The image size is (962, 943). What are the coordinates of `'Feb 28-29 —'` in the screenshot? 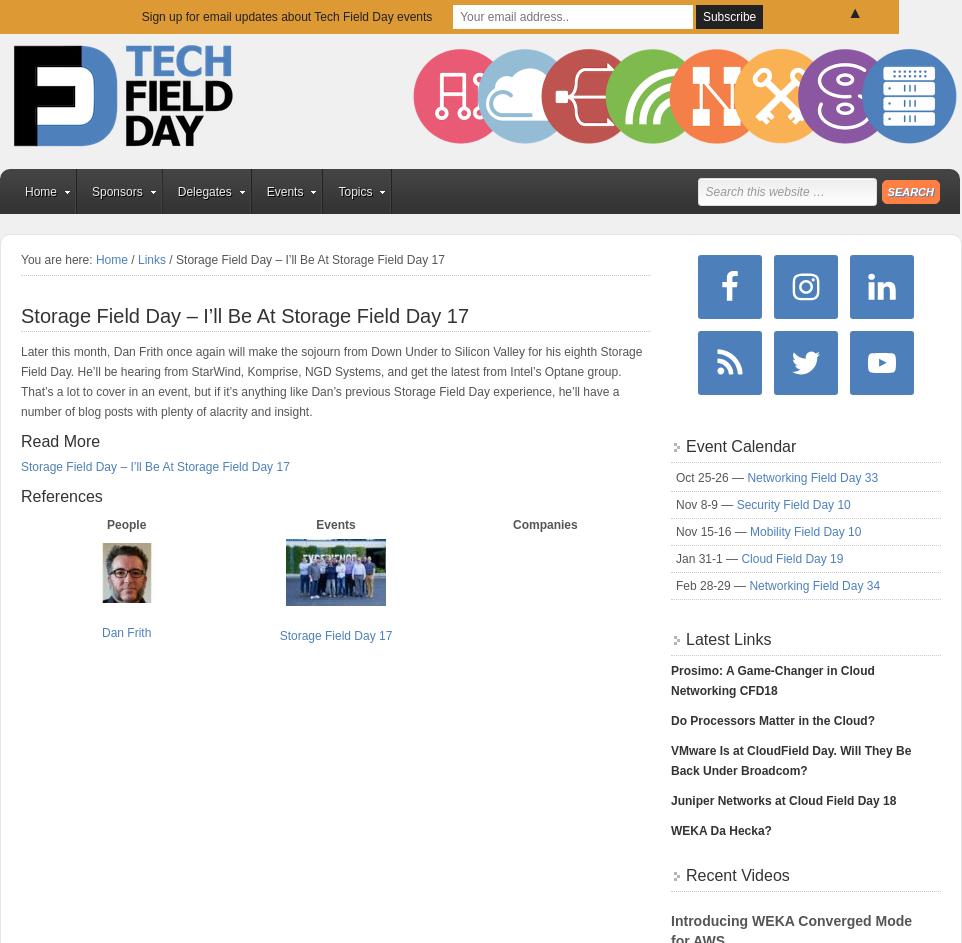 It's located at (711, 584).